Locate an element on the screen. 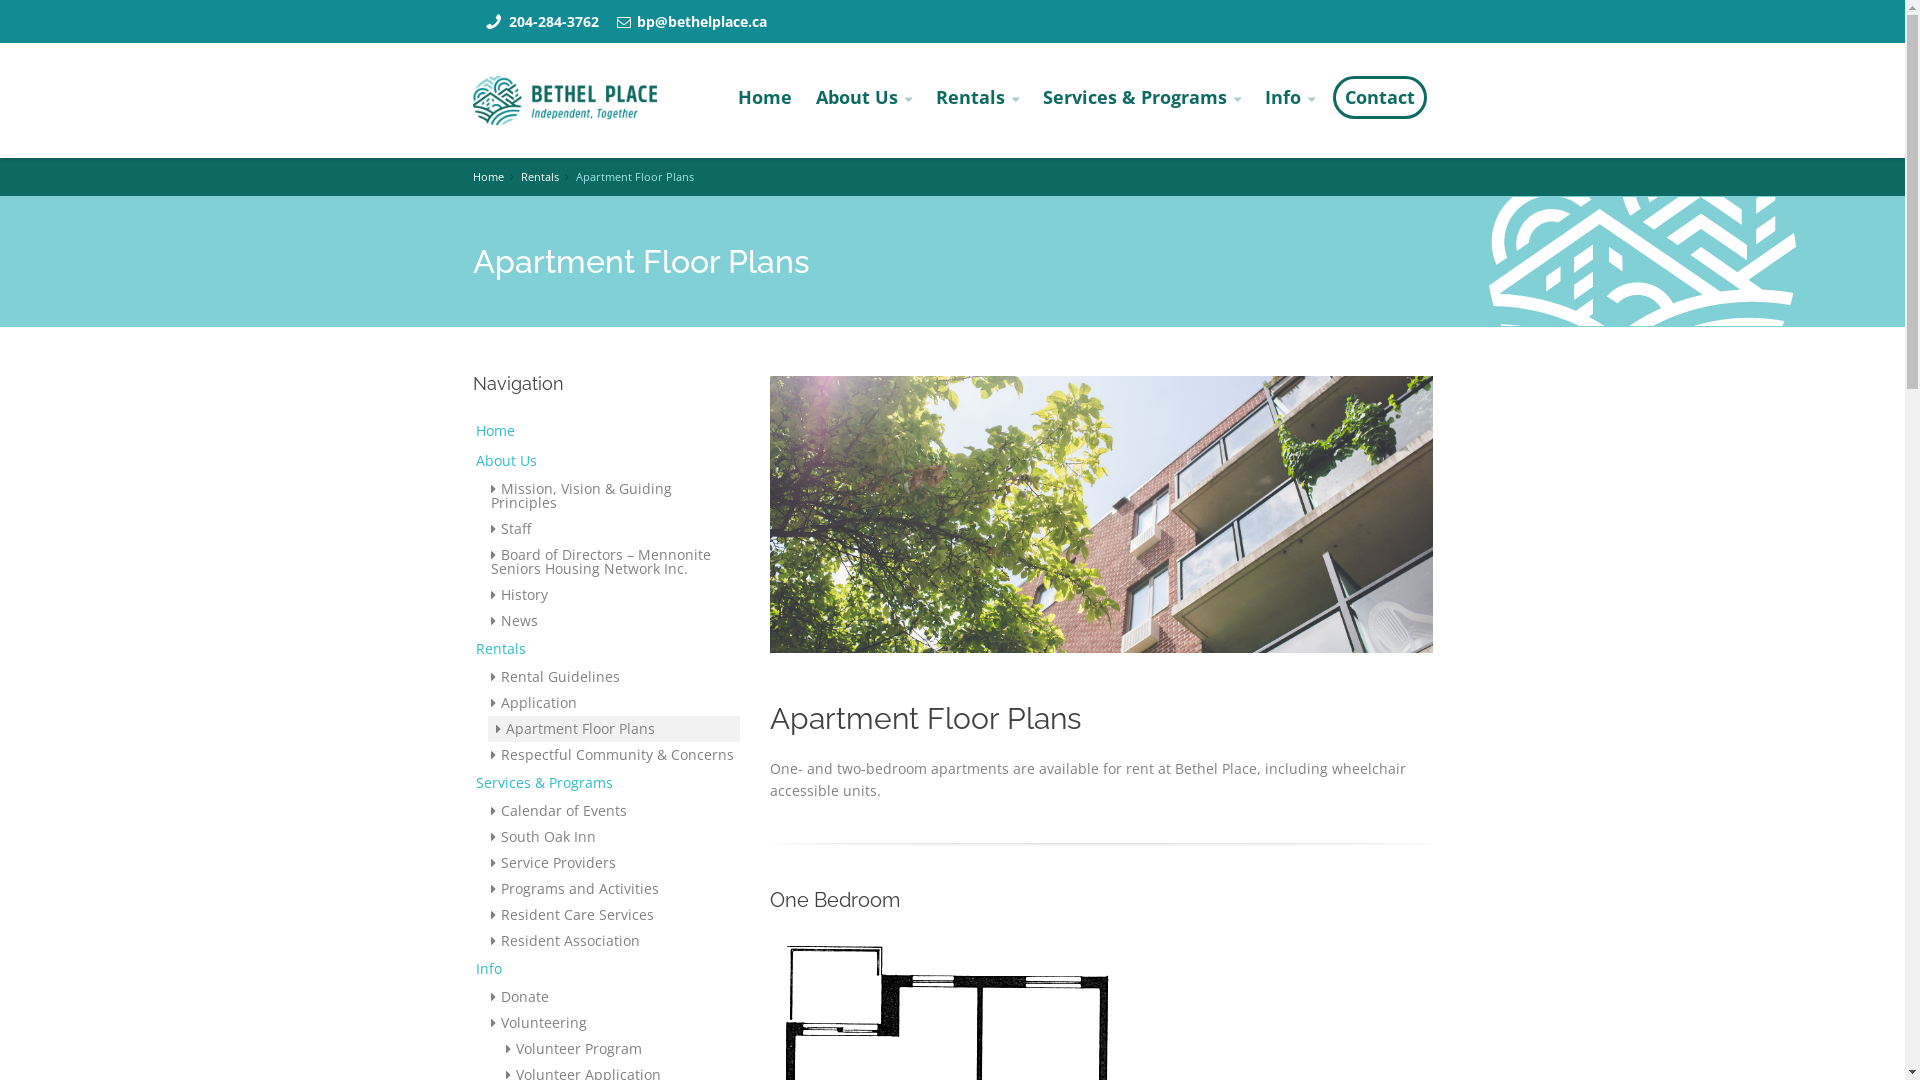 This screenshot has height=1080, width=1920. 'Resident Association' is located at coordinates (488, 941).